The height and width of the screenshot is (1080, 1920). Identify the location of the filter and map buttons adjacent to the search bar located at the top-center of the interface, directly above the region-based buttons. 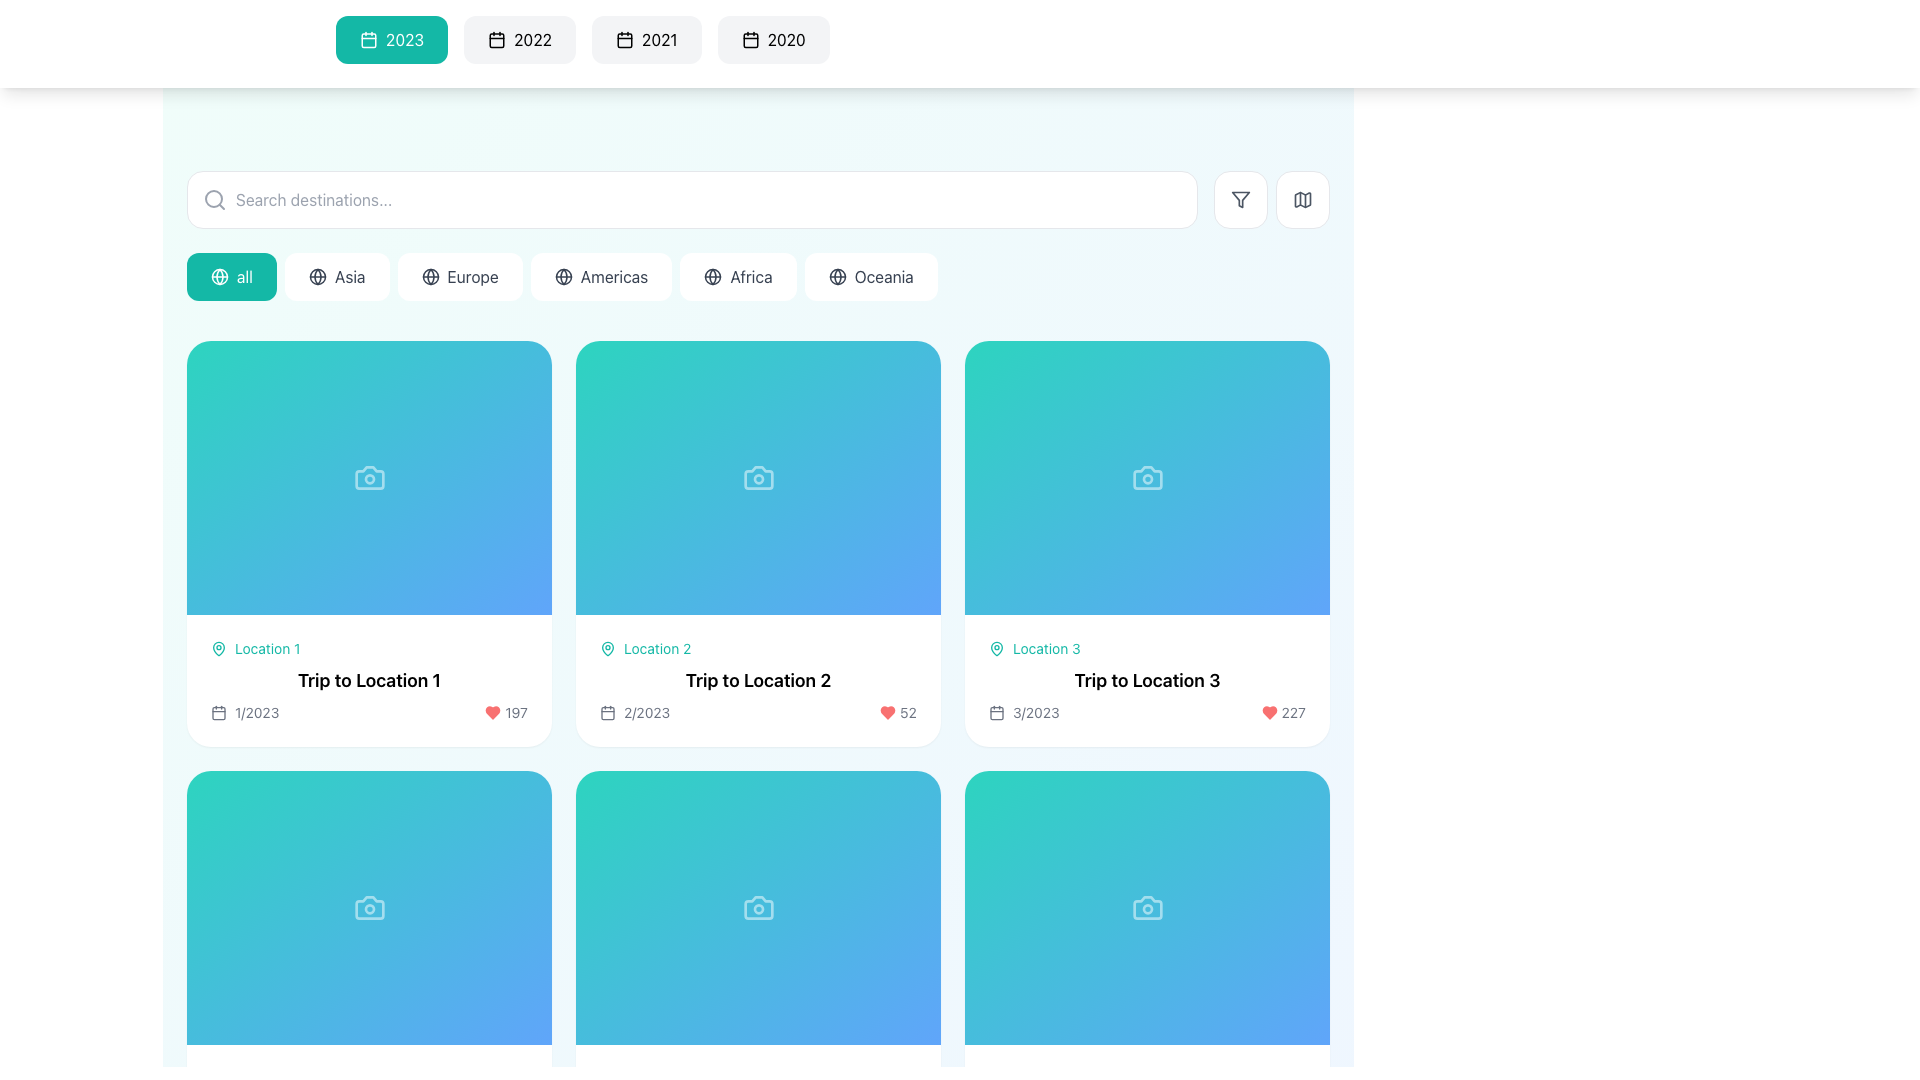
(757, 200).